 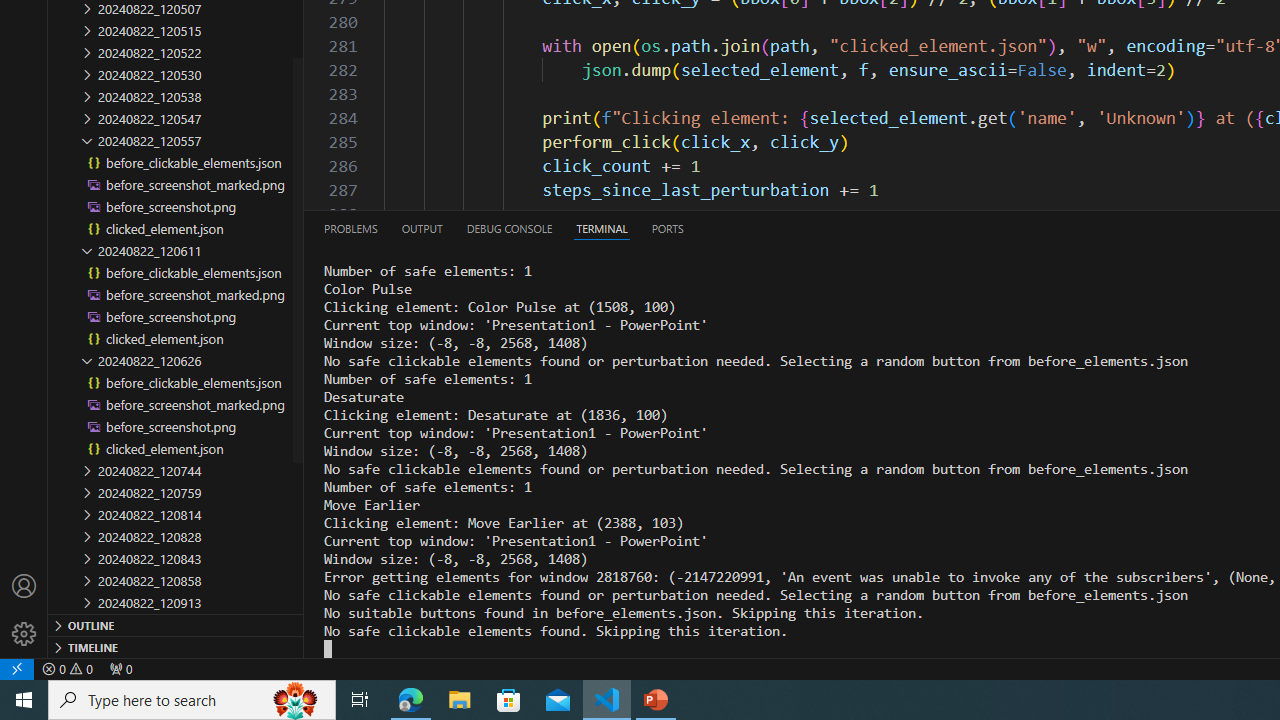 I want to click on 'Terminal (Ctrl+`)', so click(x=601, y=227).